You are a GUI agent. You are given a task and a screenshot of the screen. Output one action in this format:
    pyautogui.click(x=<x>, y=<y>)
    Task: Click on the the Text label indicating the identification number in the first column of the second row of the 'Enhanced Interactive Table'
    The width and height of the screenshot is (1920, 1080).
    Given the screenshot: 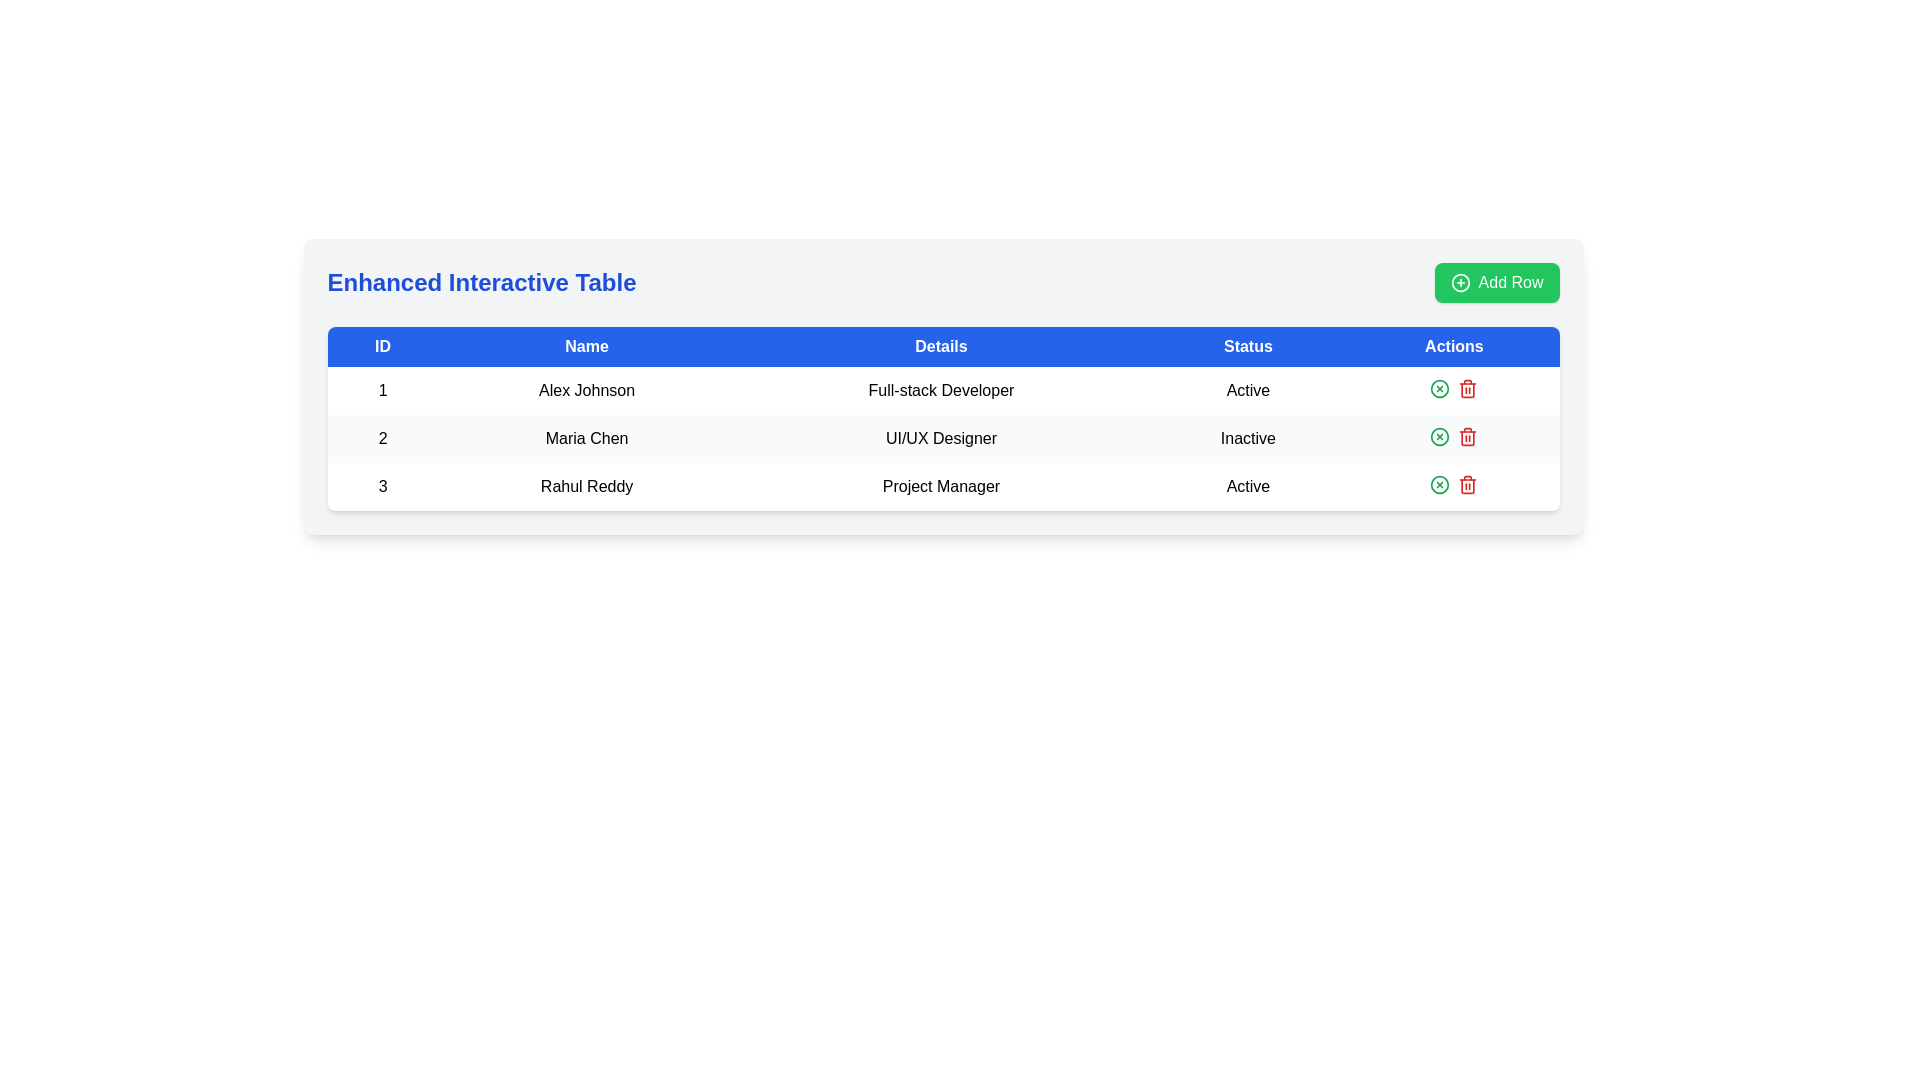 What is the action you would take?
    pyautogui.click(x=383, y=438)
    